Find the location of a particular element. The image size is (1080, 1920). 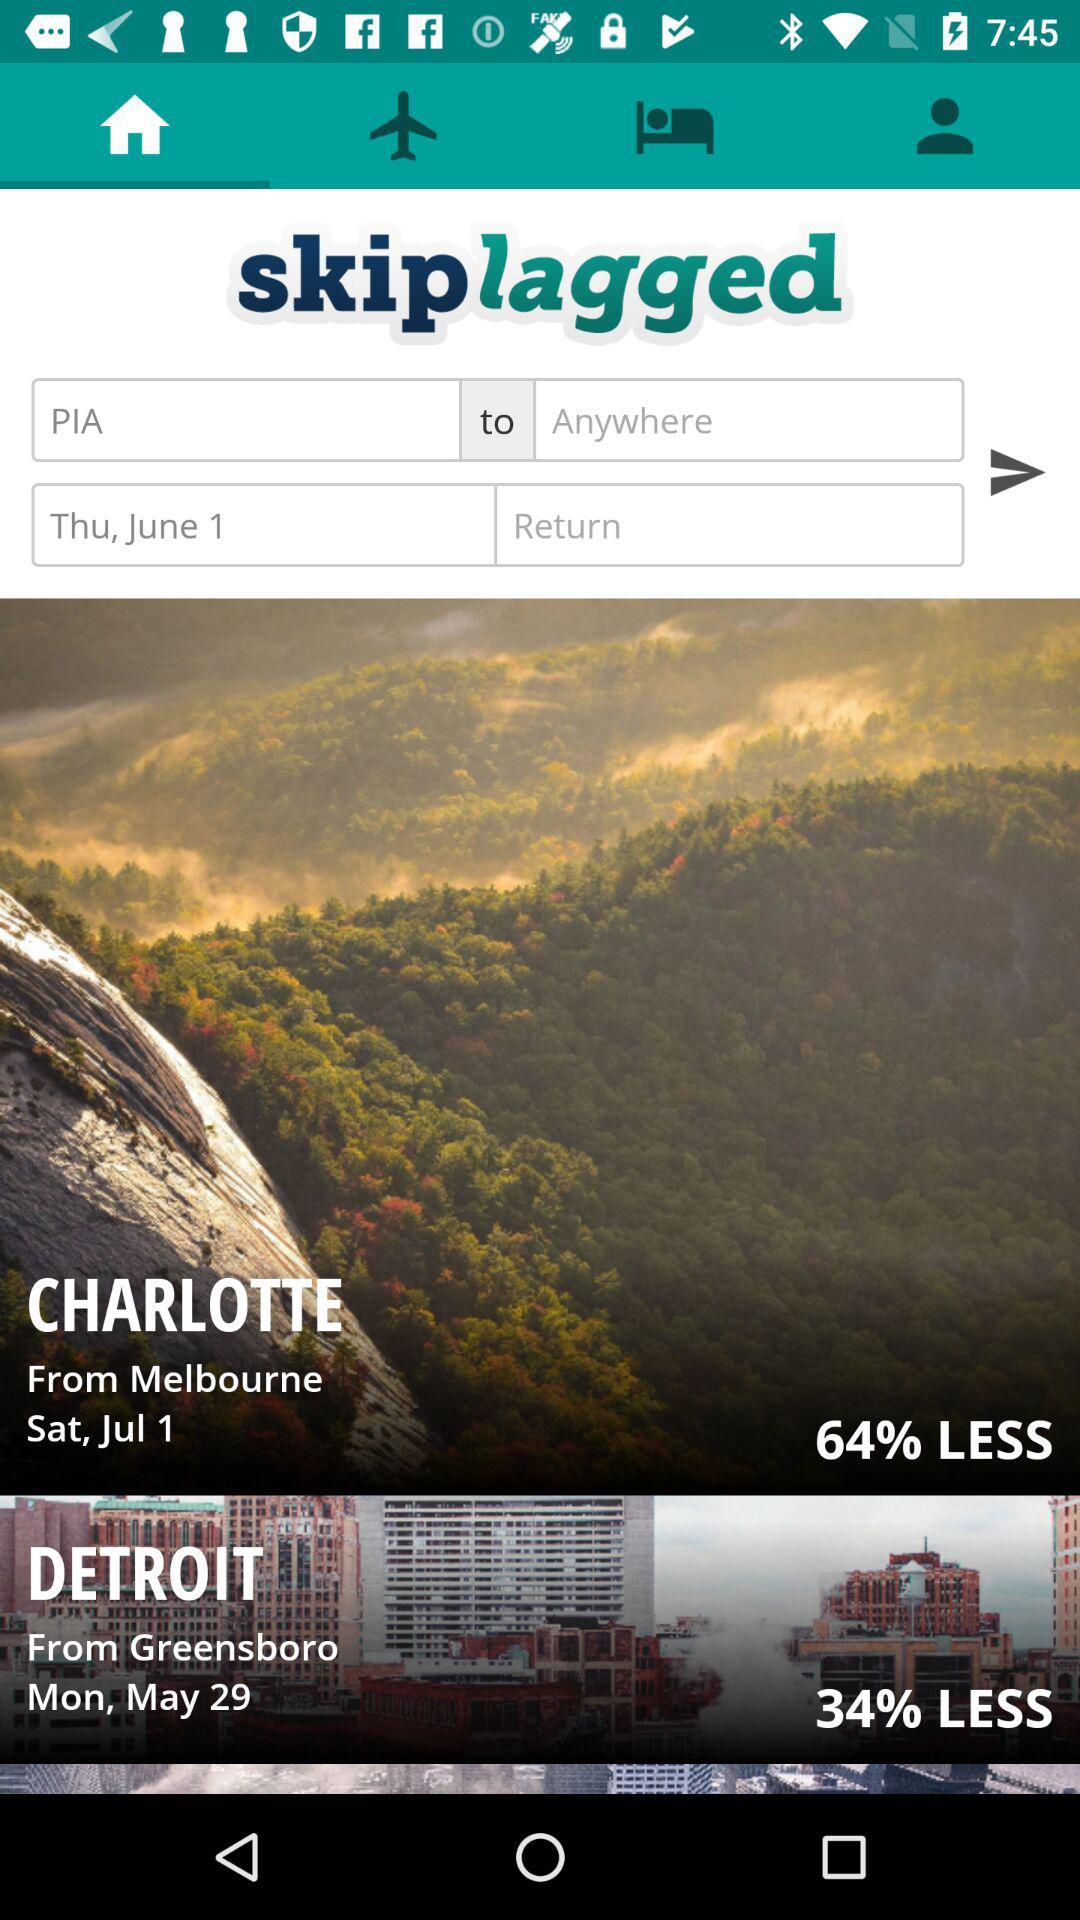

icon below the to is located at coordinates (729, 524).